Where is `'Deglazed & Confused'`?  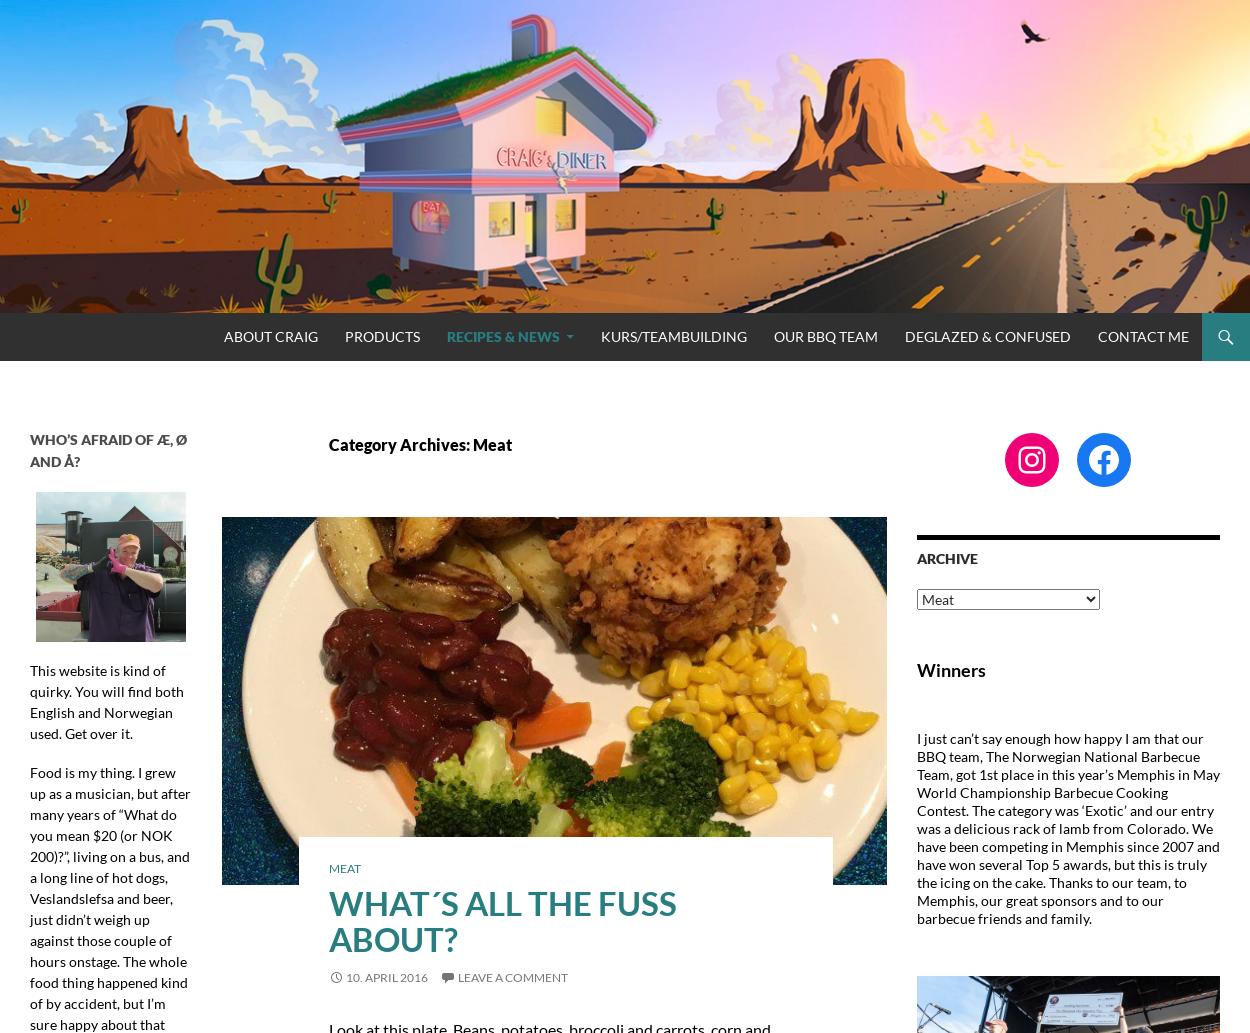
'Deglazed & Confused' is located at coordinates (987, 334).